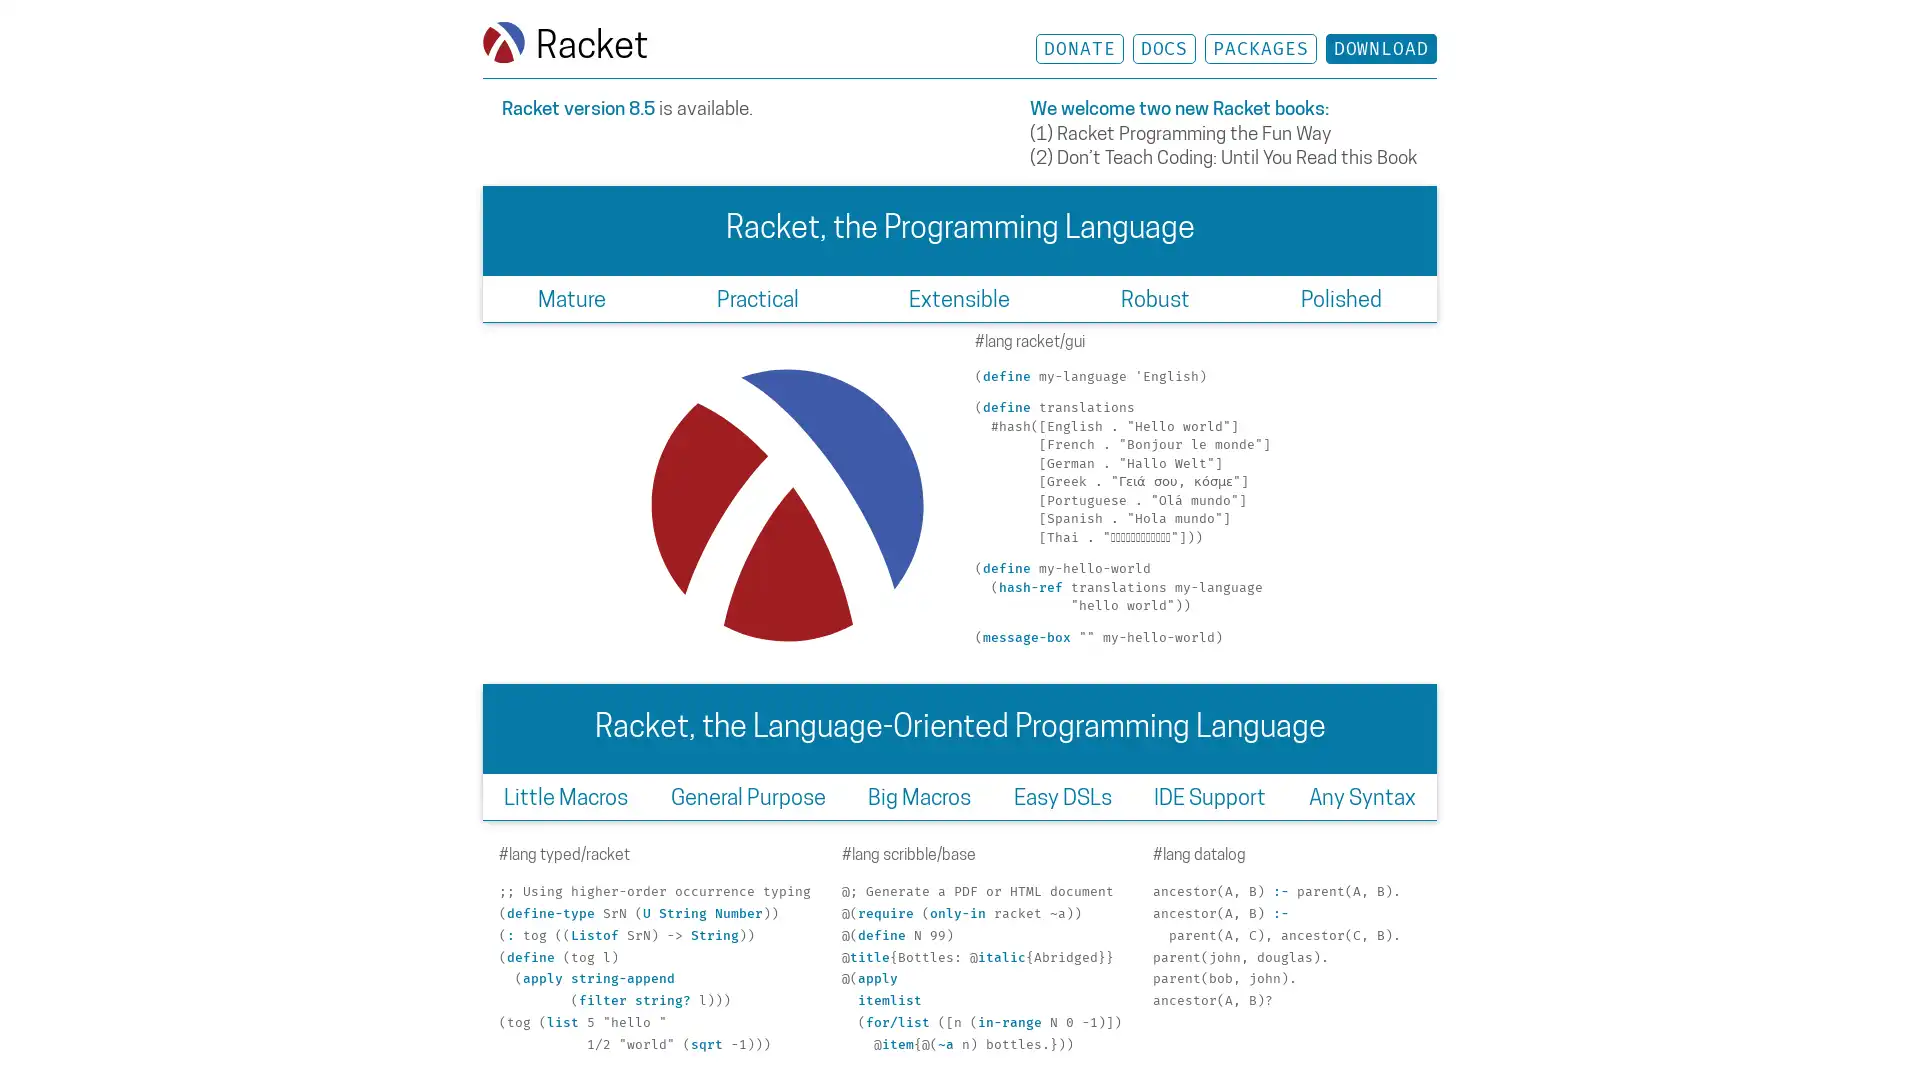  What do you see at coordinates (756, 298) in the screenshot?
I see `Practical` at bounding box center [756, 298].